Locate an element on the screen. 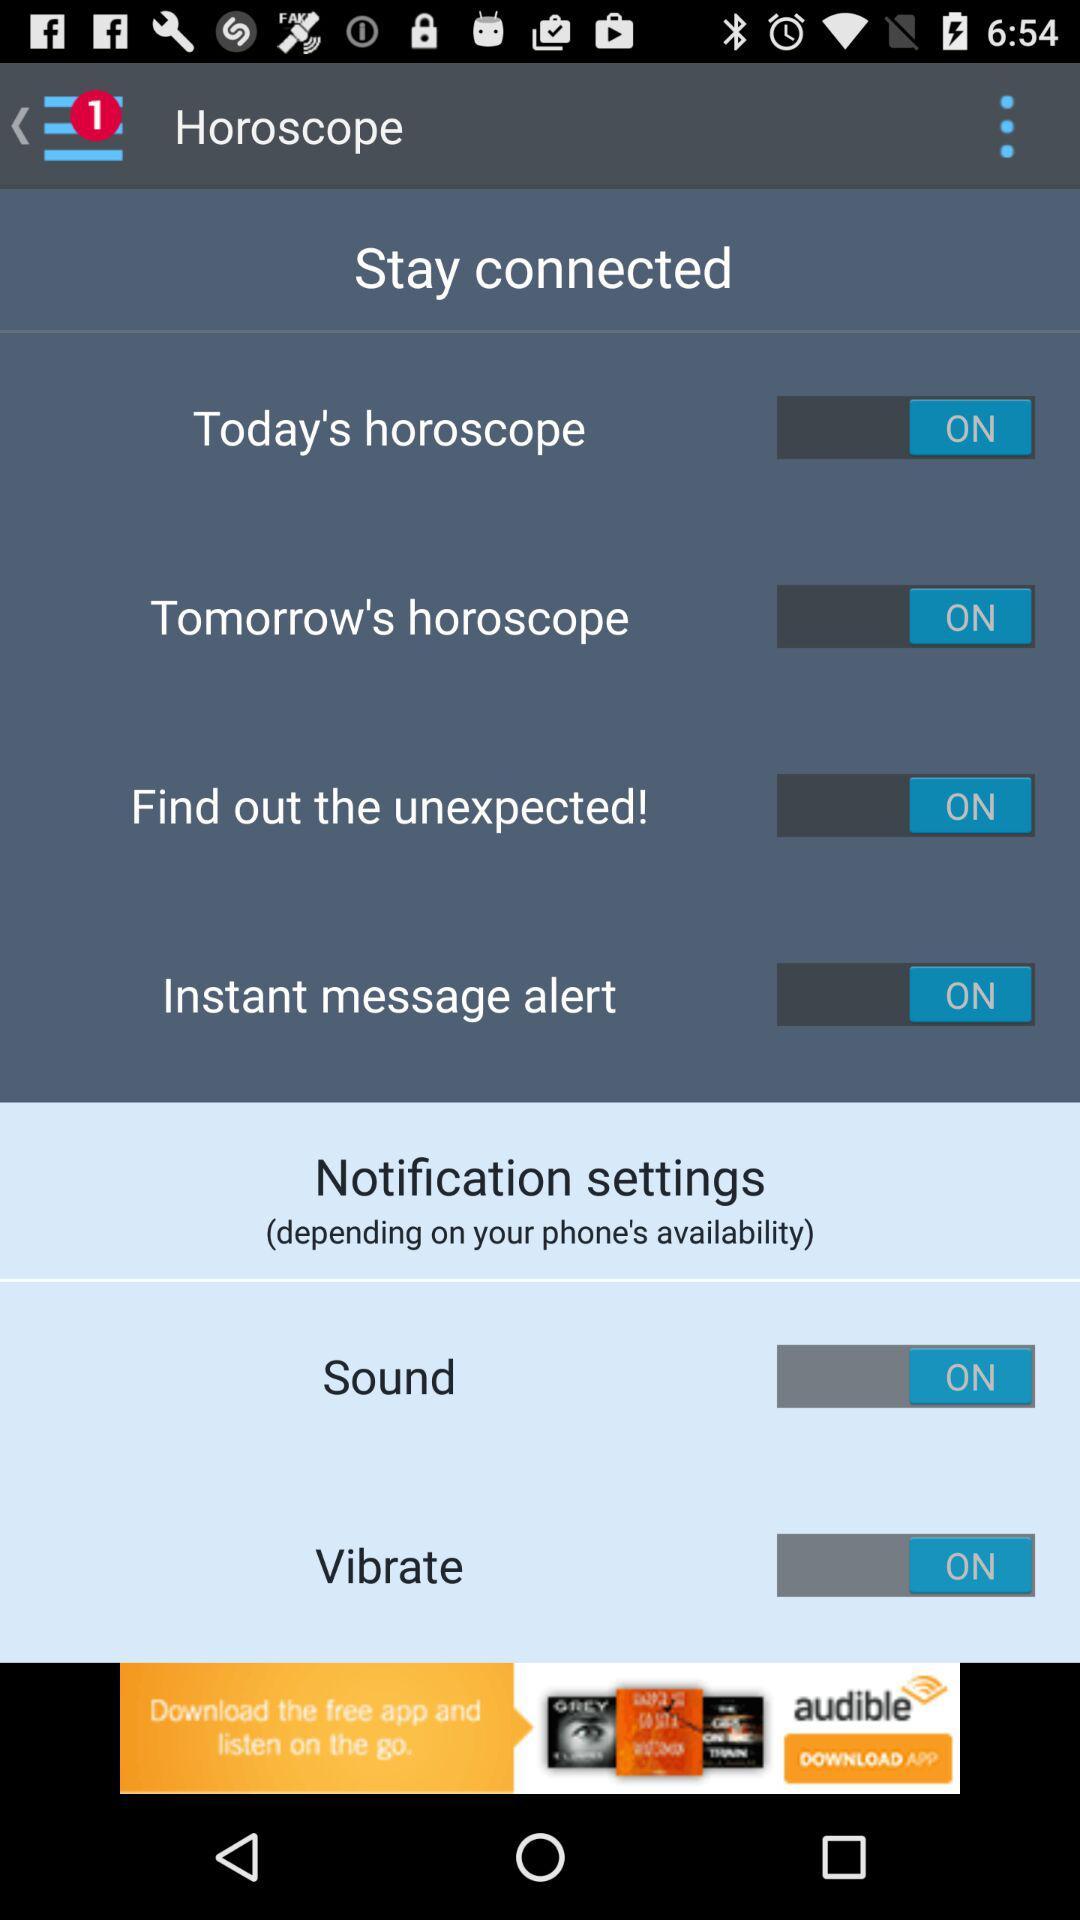  turn on/off for find out the unexpected option is located at coordinates (906, 805).